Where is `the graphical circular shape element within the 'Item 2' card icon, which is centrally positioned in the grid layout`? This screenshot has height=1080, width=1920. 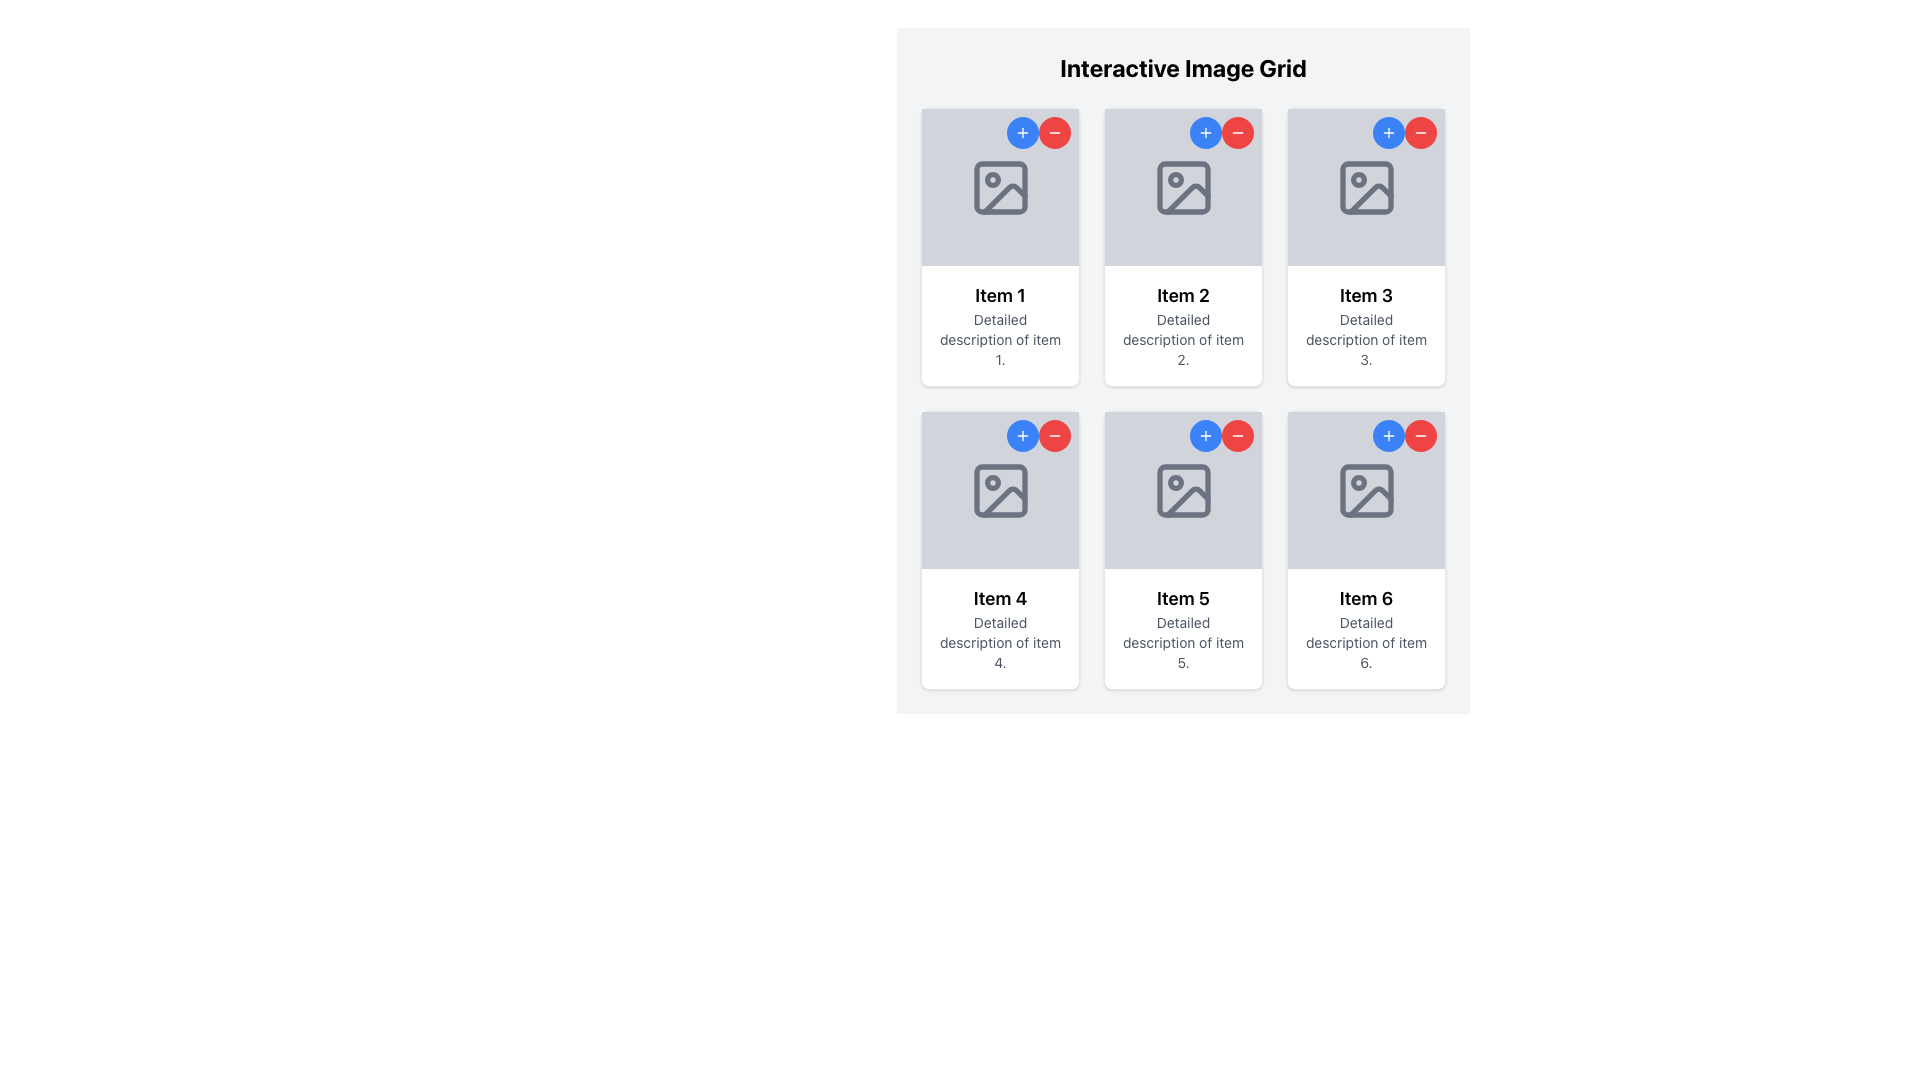
the graphical circular shape element within the 'Item 2' card icon, which is centrally positioned in the grid layout is located at coordinates (1175, 178).